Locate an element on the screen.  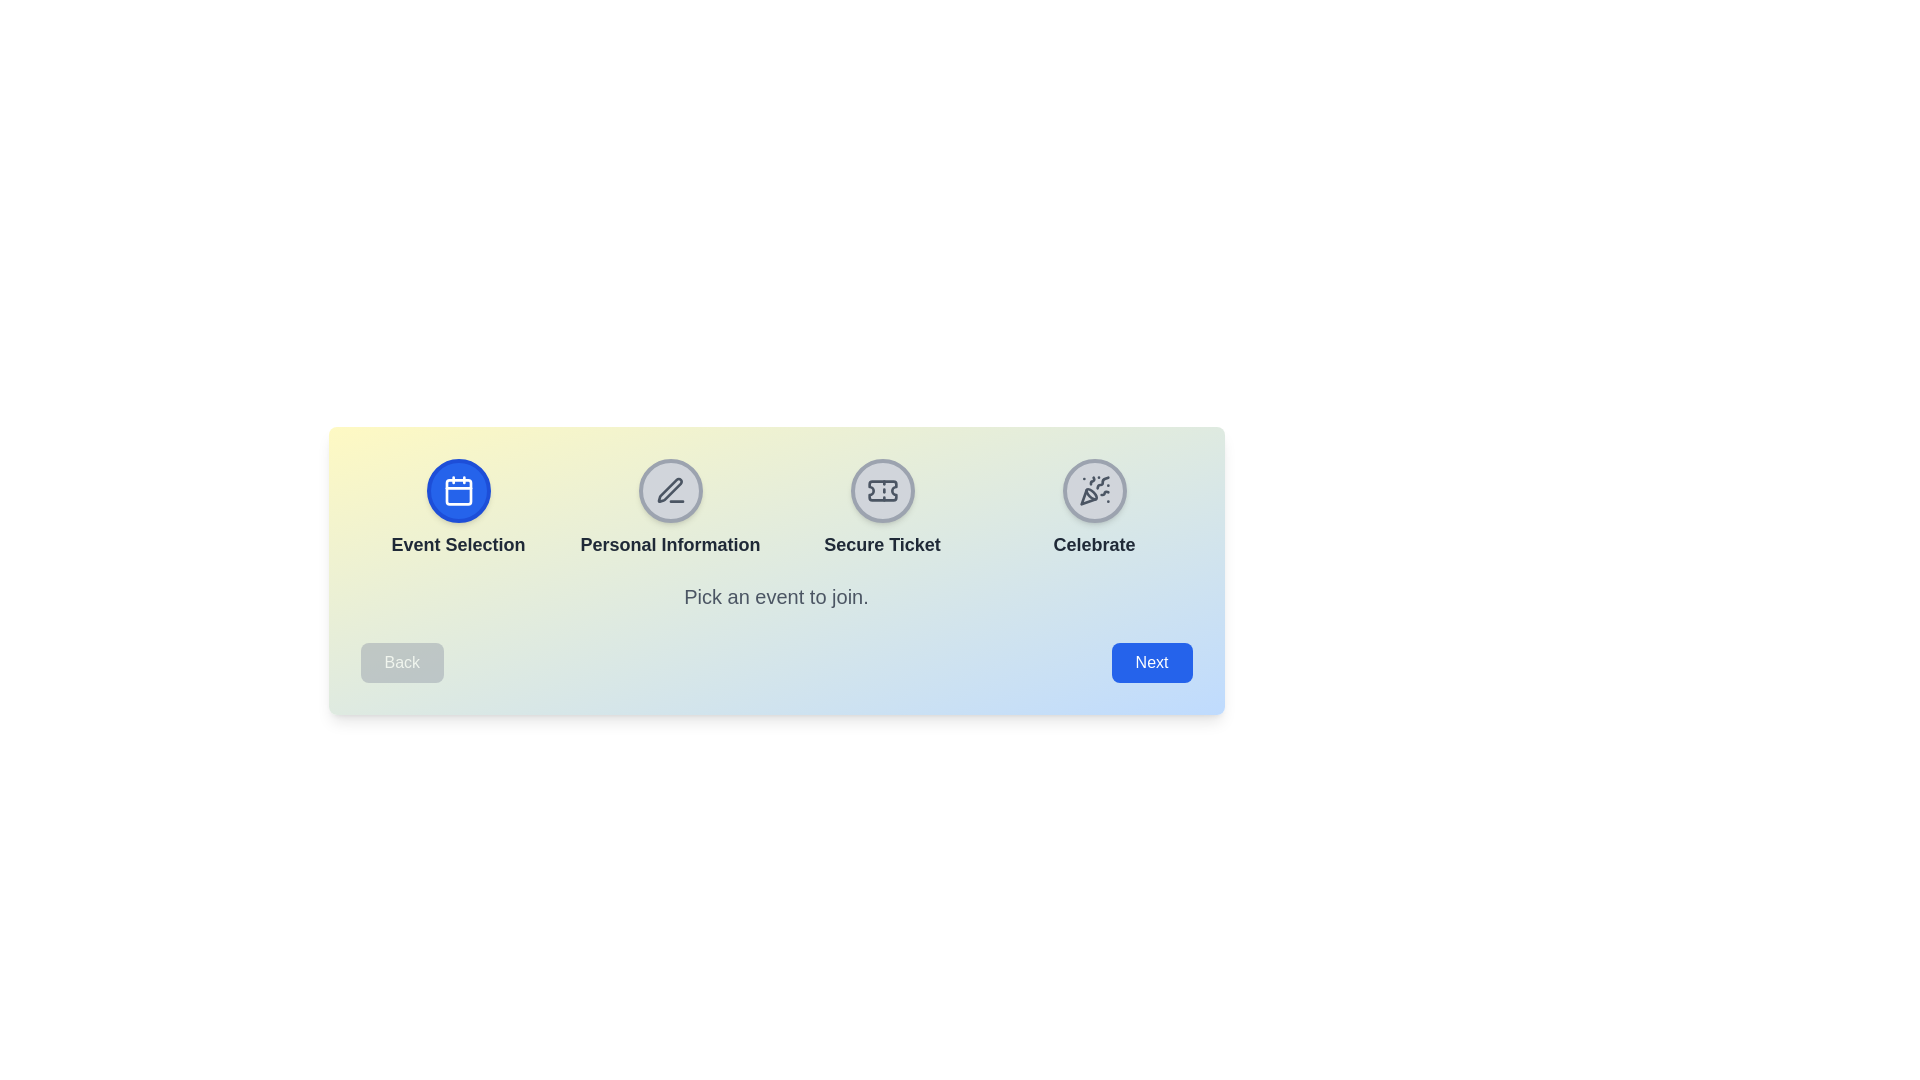
the step indicator for Event Selection to display its information is located at coordinates (457, 490).